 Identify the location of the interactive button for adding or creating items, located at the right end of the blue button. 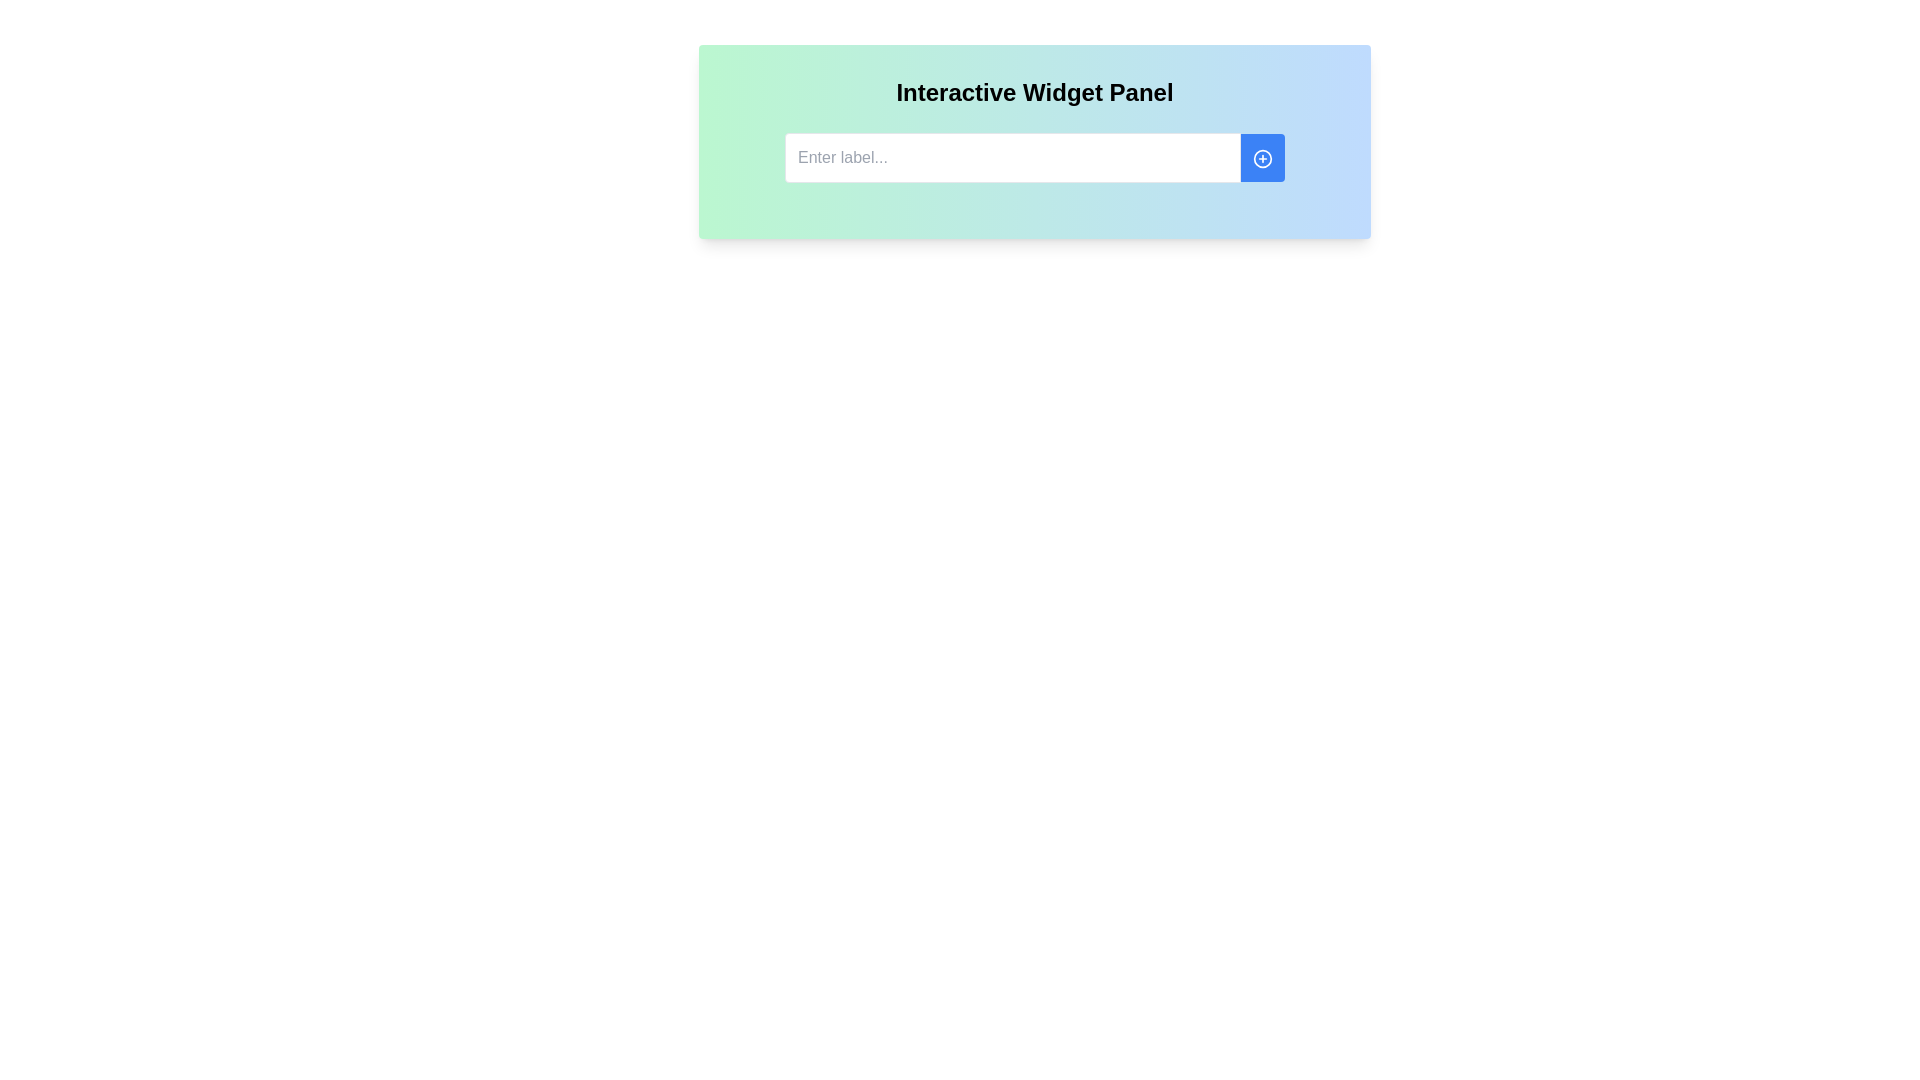
(1261, 157).